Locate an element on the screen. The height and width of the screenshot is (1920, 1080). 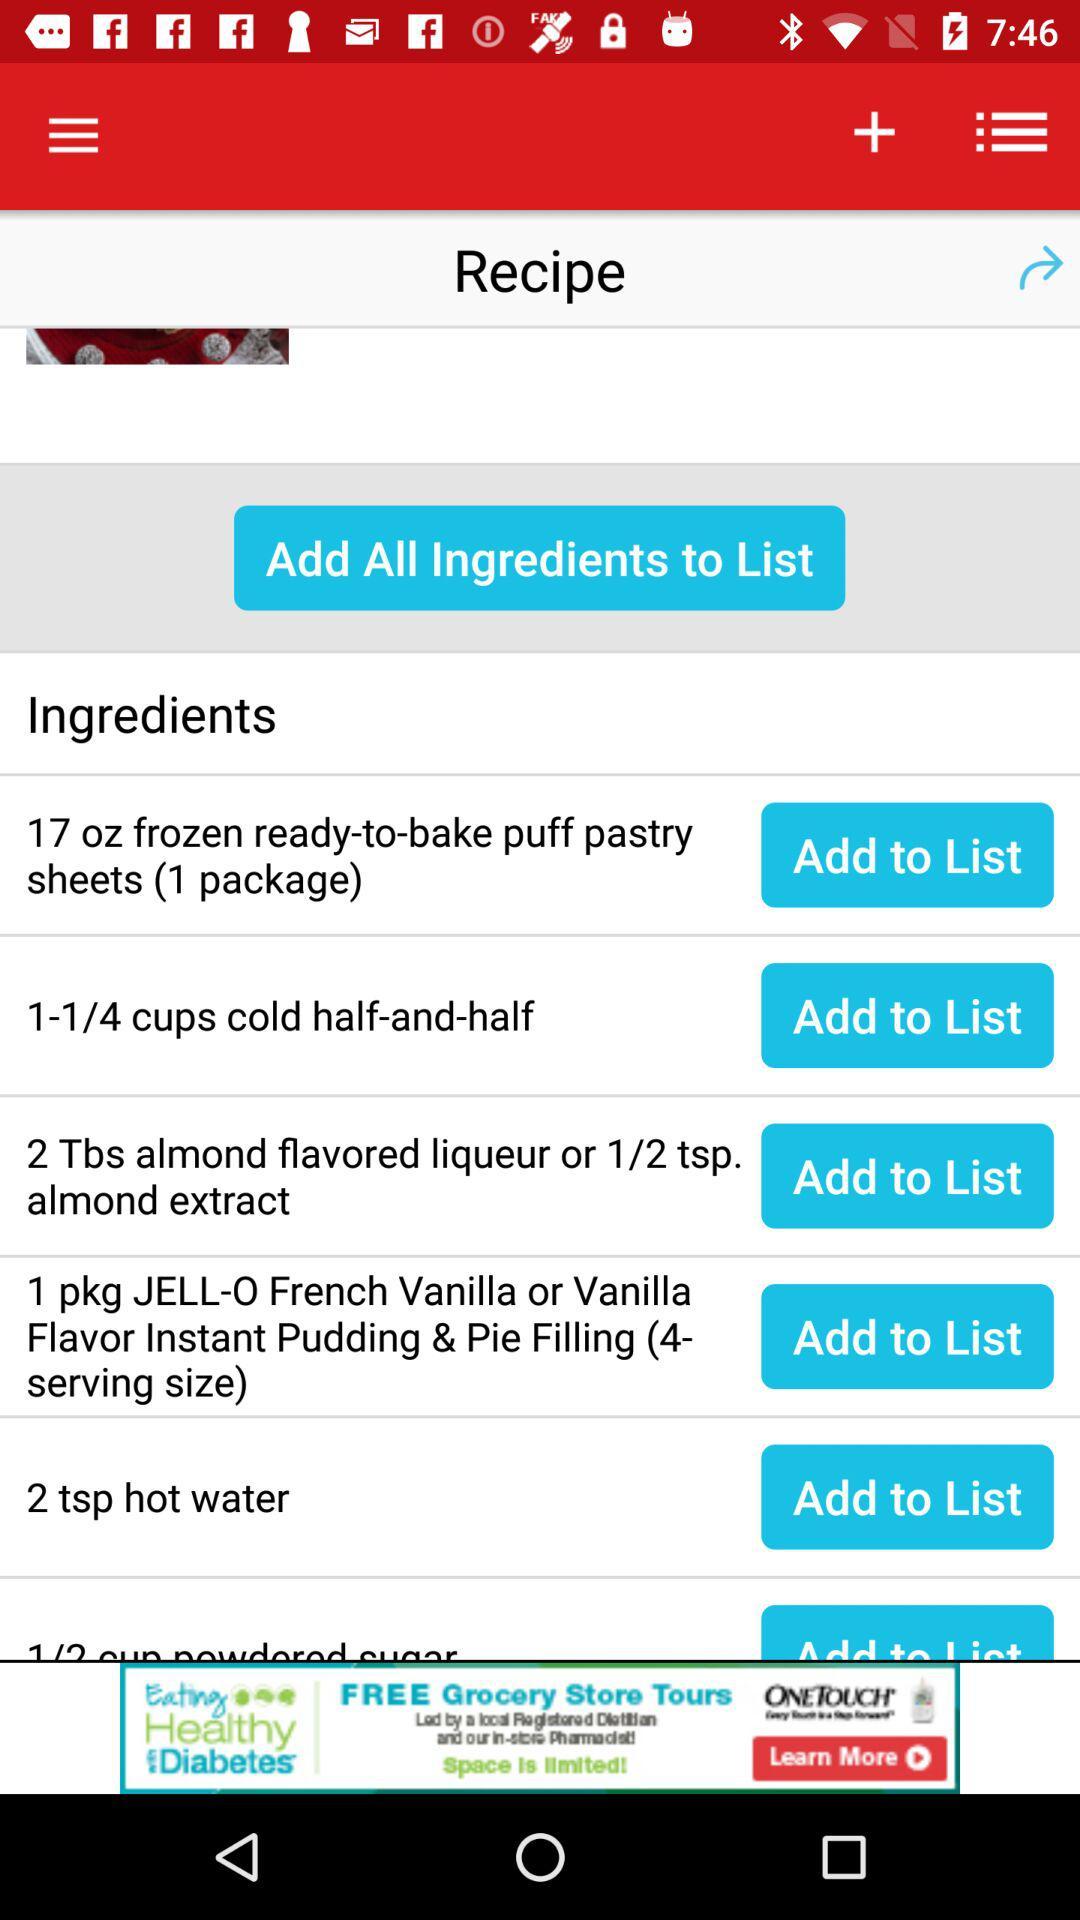
the advertisement in a browser is located at coordinates (540, 1727).